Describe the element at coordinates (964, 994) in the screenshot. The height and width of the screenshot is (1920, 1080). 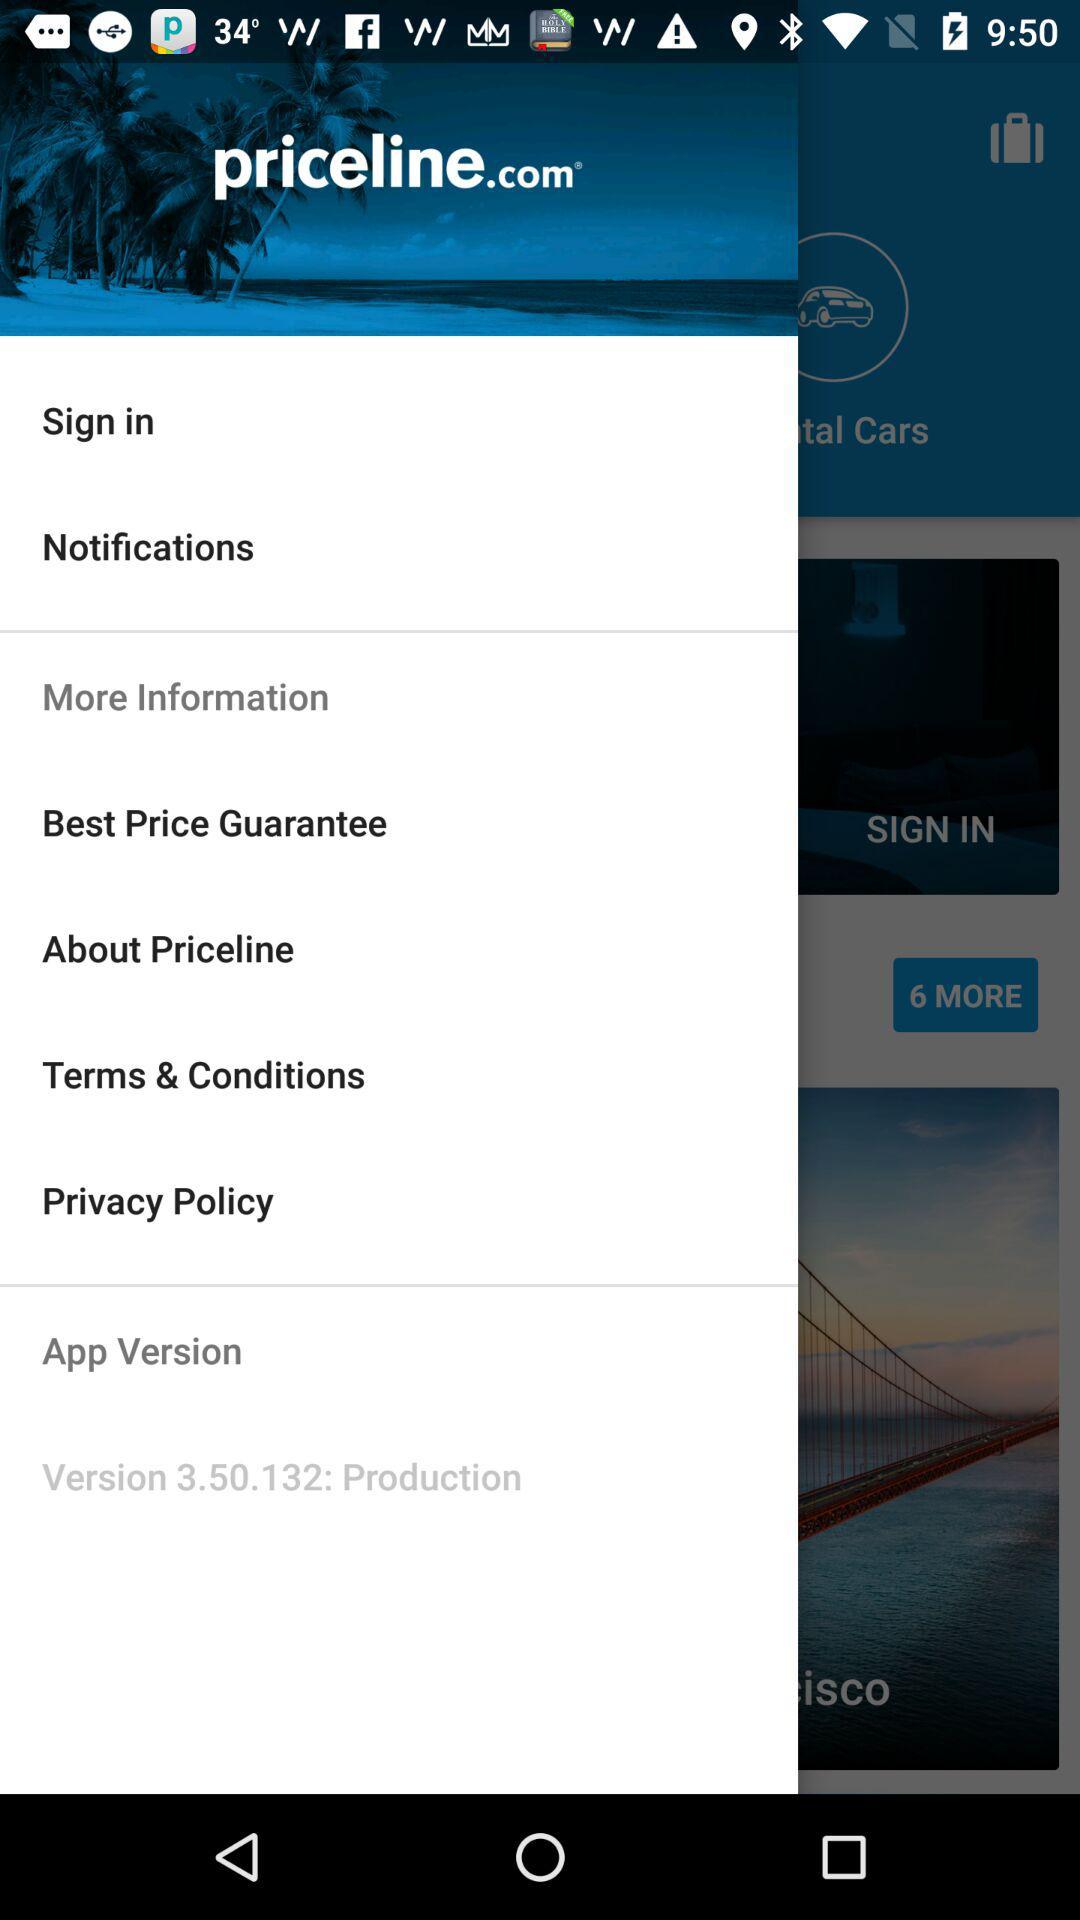
I see `6 more` at that location.